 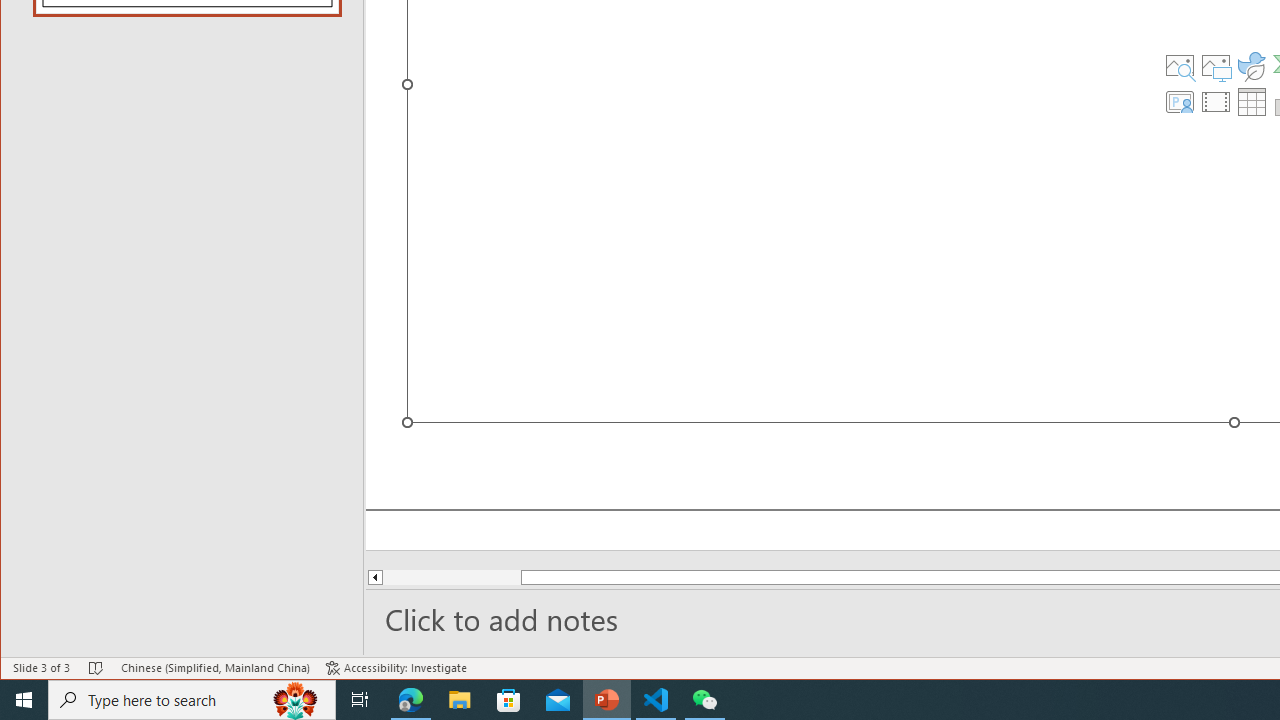 I want to click on 'Insert Table', so click(x=1251, y=101).